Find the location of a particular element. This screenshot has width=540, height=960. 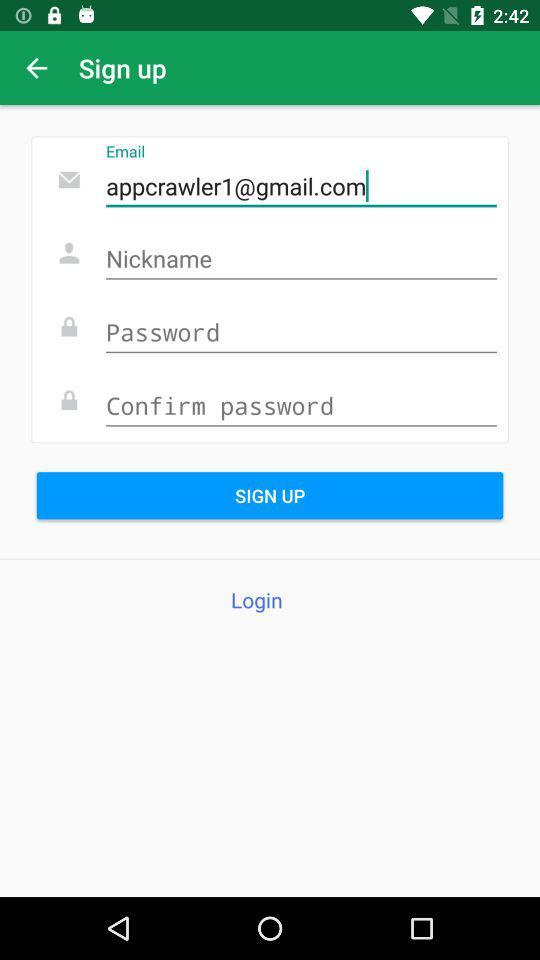

your nickname is located at coordinates (300, 259).